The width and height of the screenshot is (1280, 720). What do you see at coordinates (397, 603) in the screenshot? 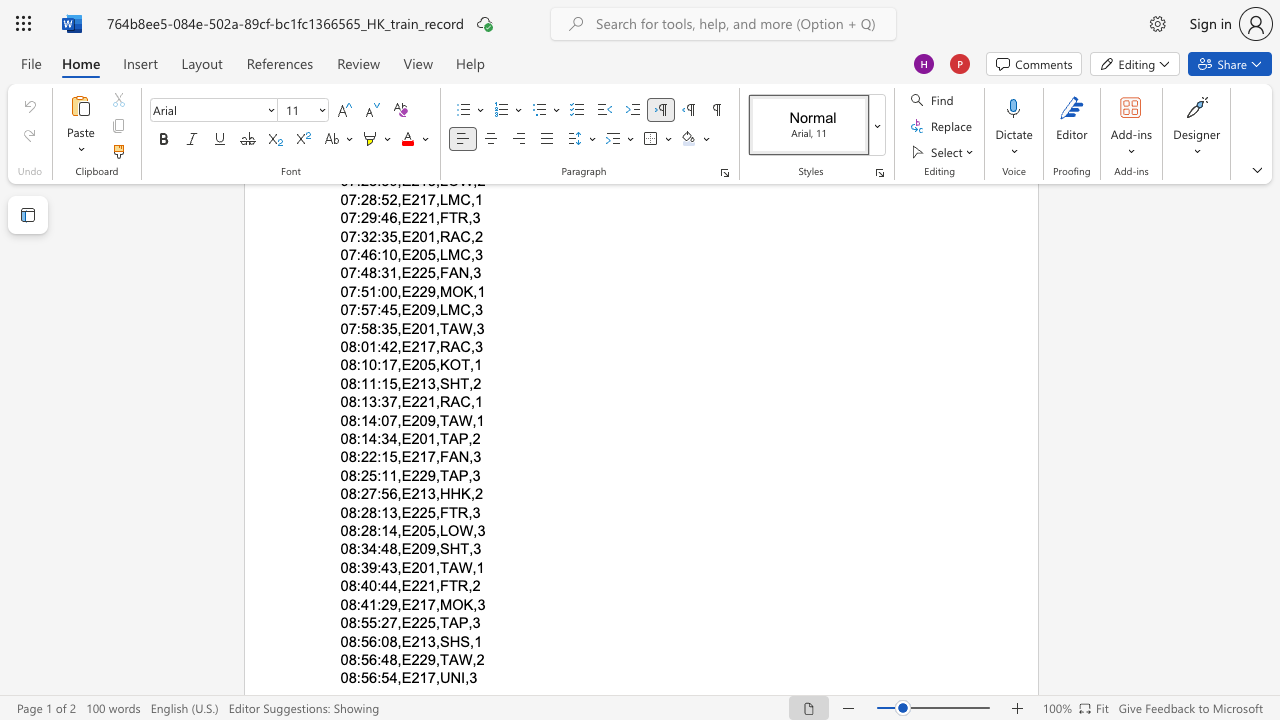
I see `the subset text ",E2" within the text "08:41:29,E217,MOK,3"` at bounding box center [397, 603].